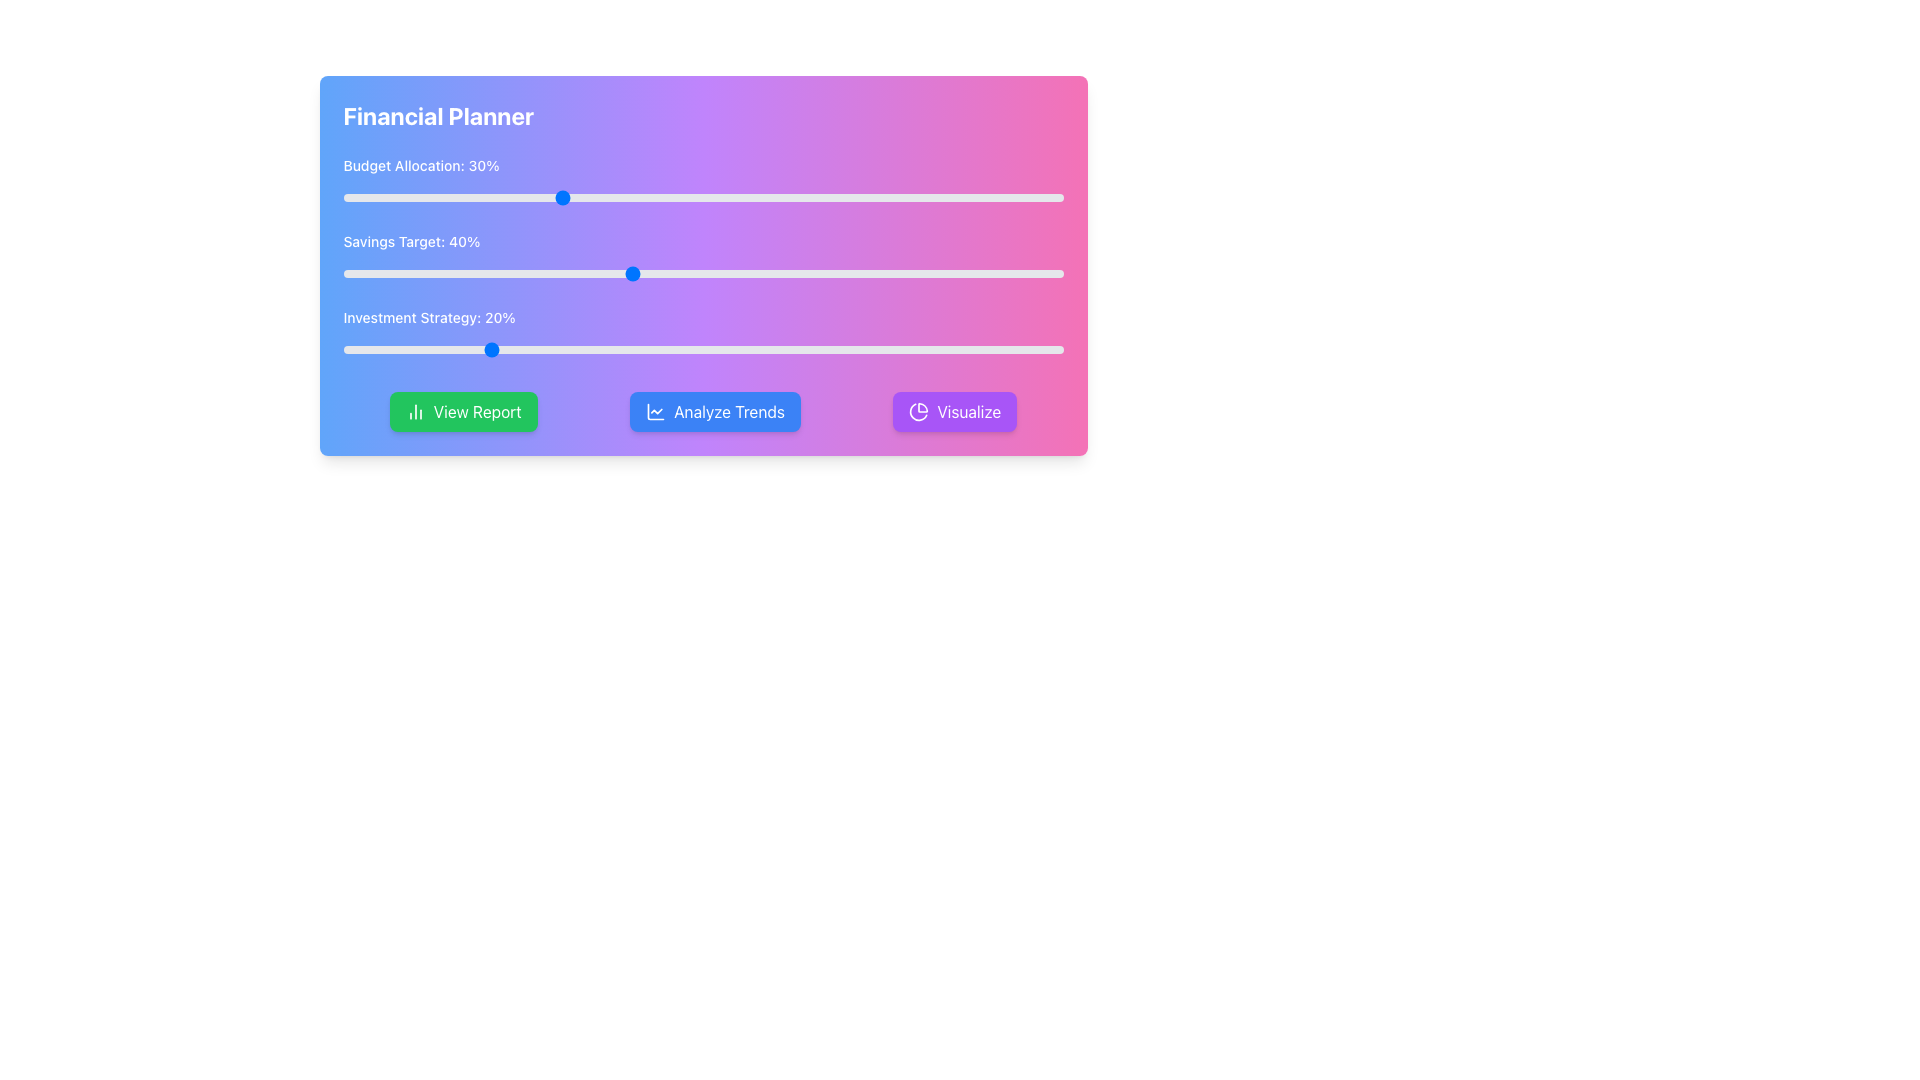 The height and width of the screenshot is (1080, 1920). I want to click on the rightmost button in a group of three buttons at the bottom of the interface, so click(954, 411).